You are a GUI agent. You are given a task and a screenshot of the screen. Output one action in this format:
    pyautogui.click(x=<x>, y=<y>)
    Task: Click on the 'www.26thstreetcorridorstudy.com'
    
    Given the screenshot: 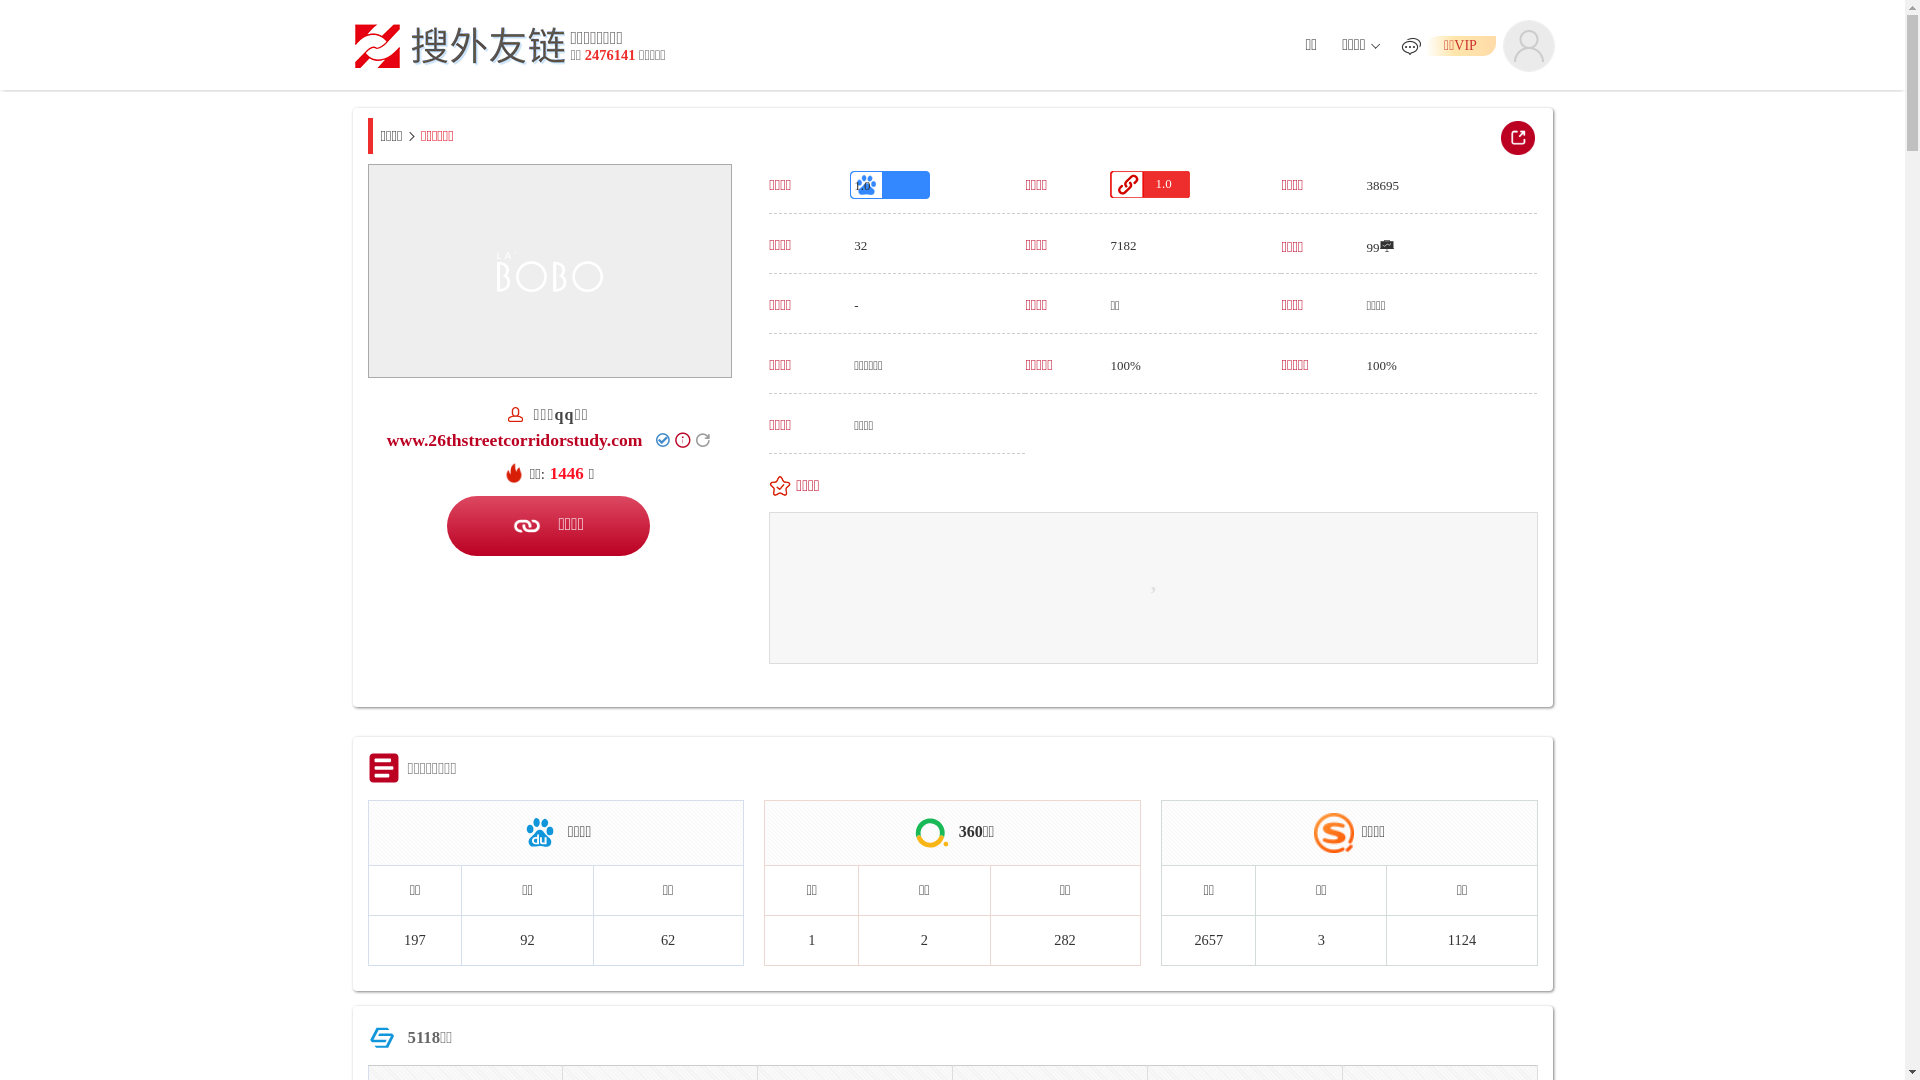 What is the action you would take?
    pyautogui.click(x=514, y=438)
    